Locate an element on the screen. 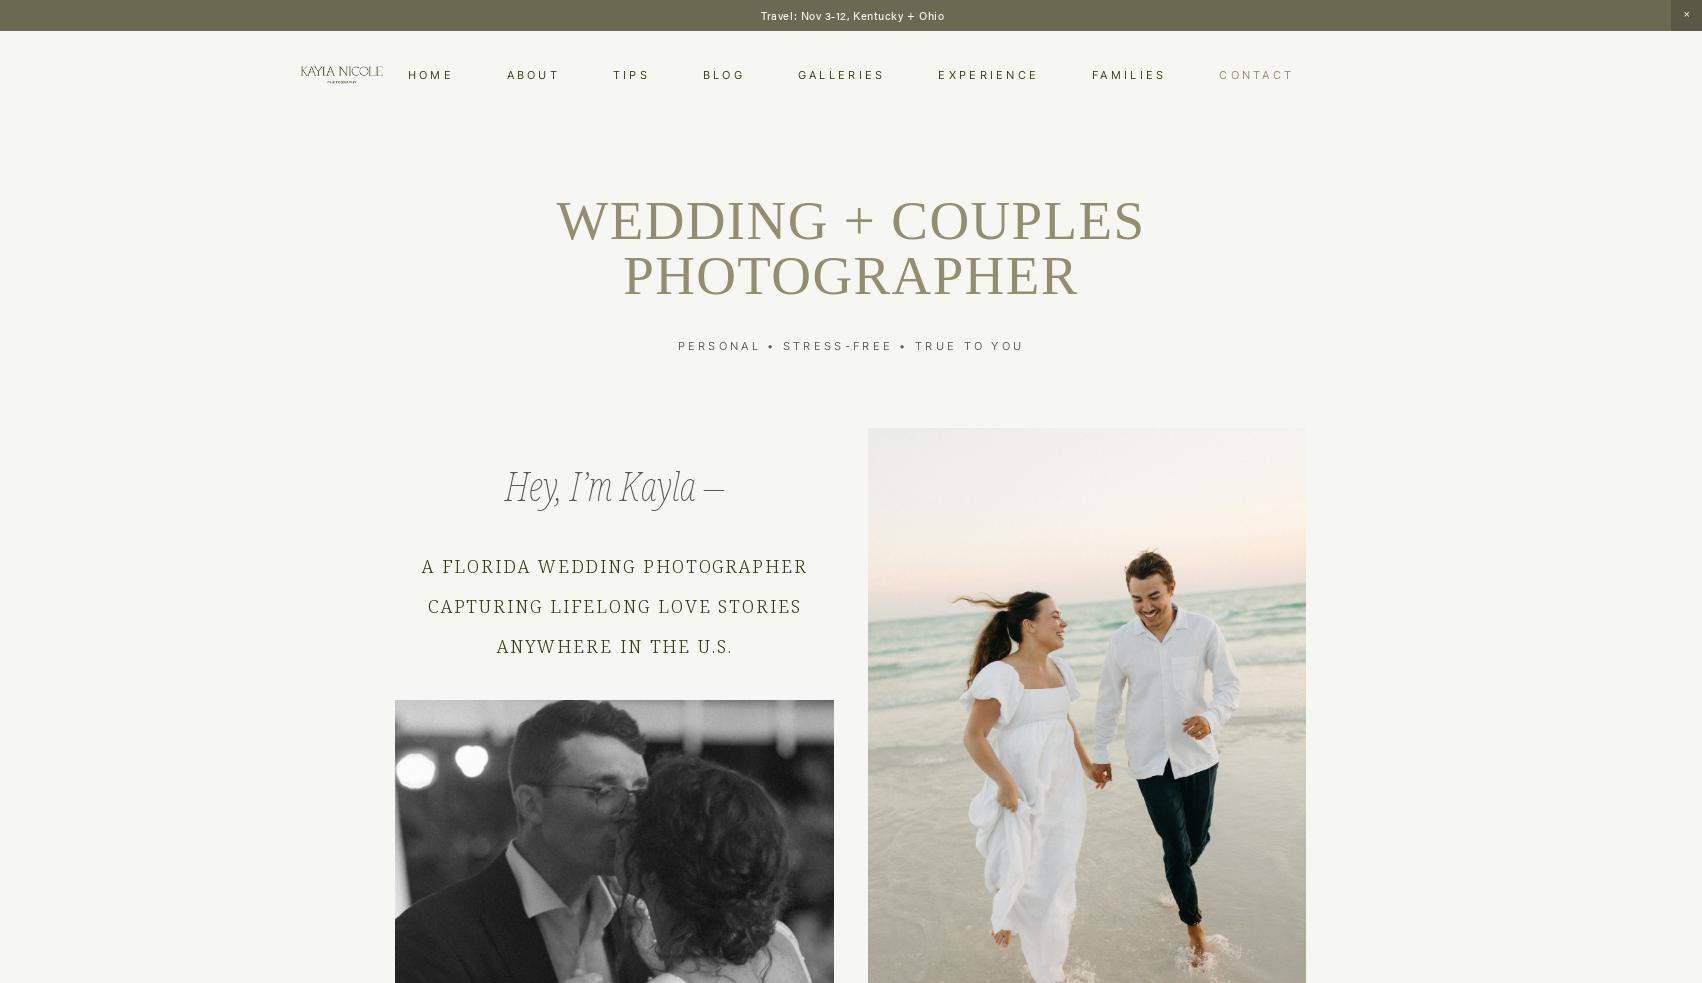  'PERSONAL • STRESS-FREE • TRUE TO YOU' is located at coordinates (849, 344).